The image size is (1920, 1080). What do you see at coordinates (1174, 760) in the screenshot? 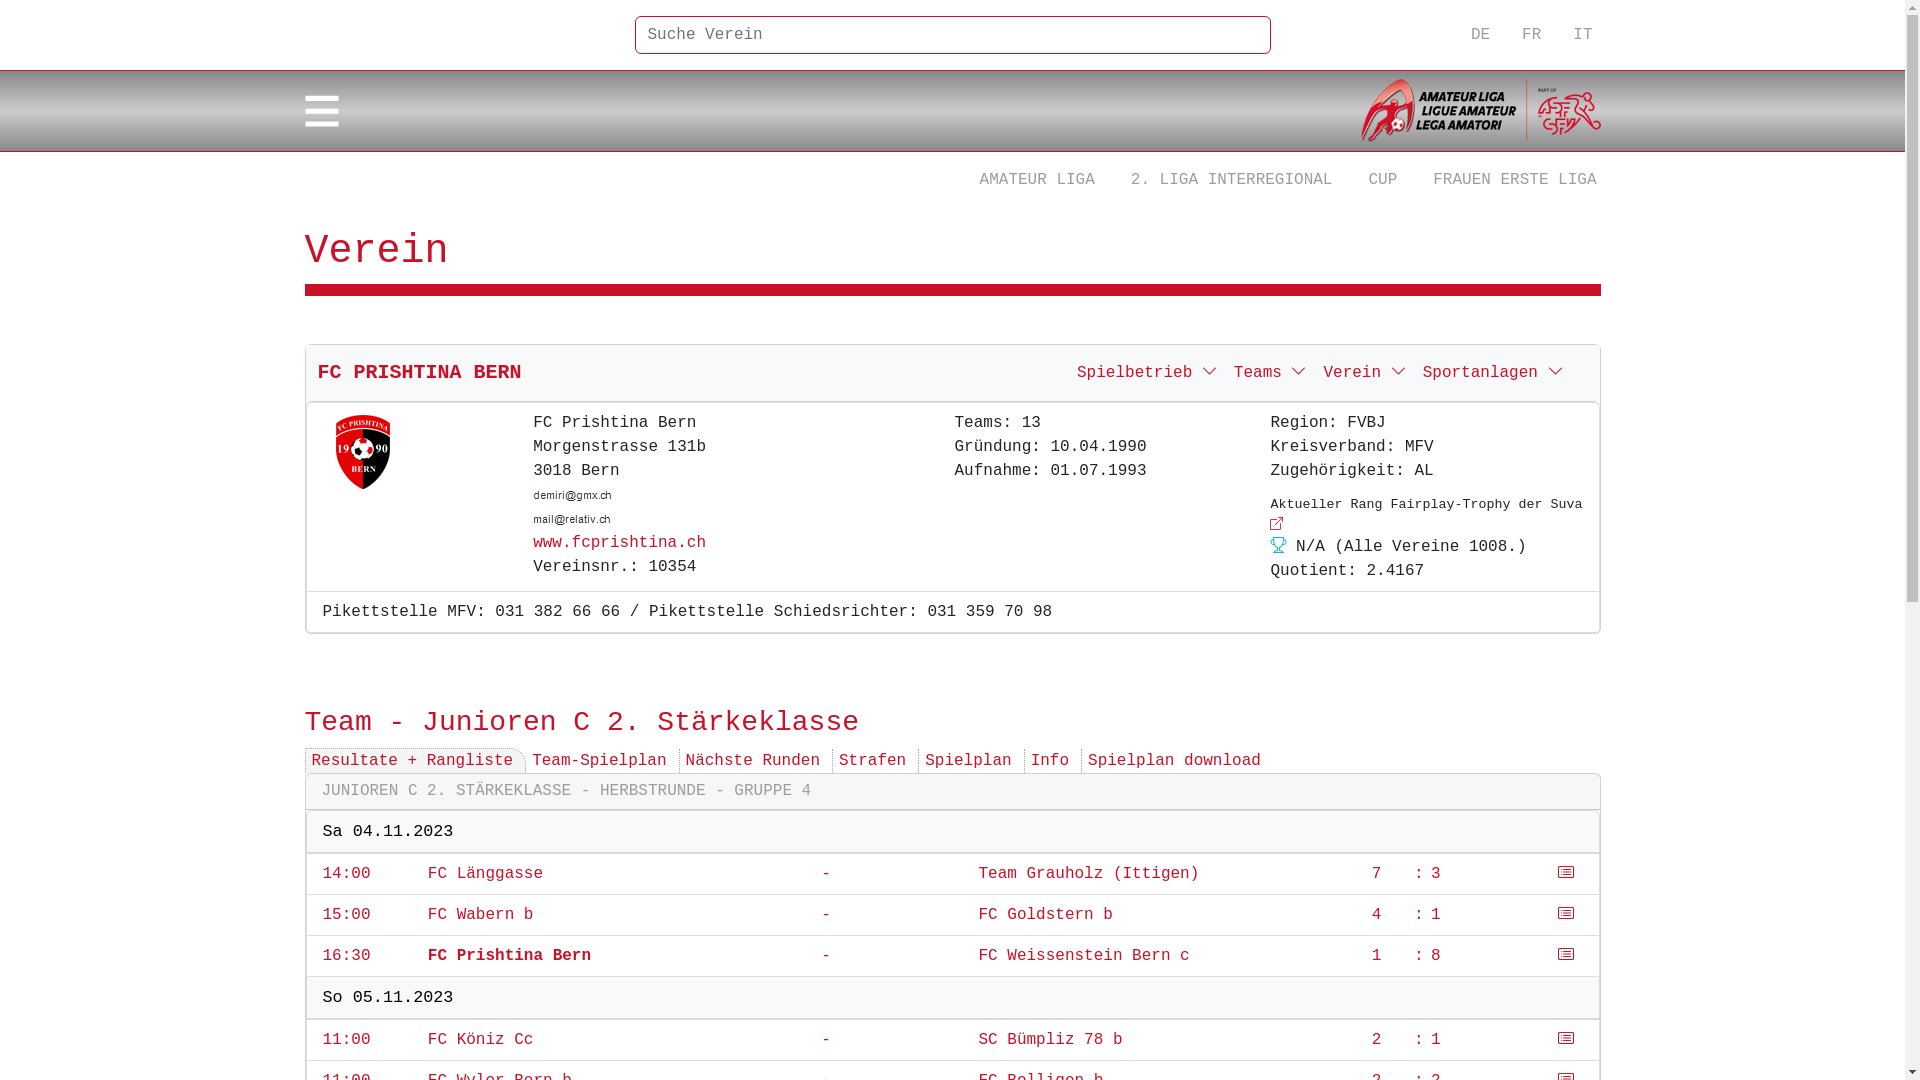
I see `'Spielplan download'` at bounding box center [1174, 760].